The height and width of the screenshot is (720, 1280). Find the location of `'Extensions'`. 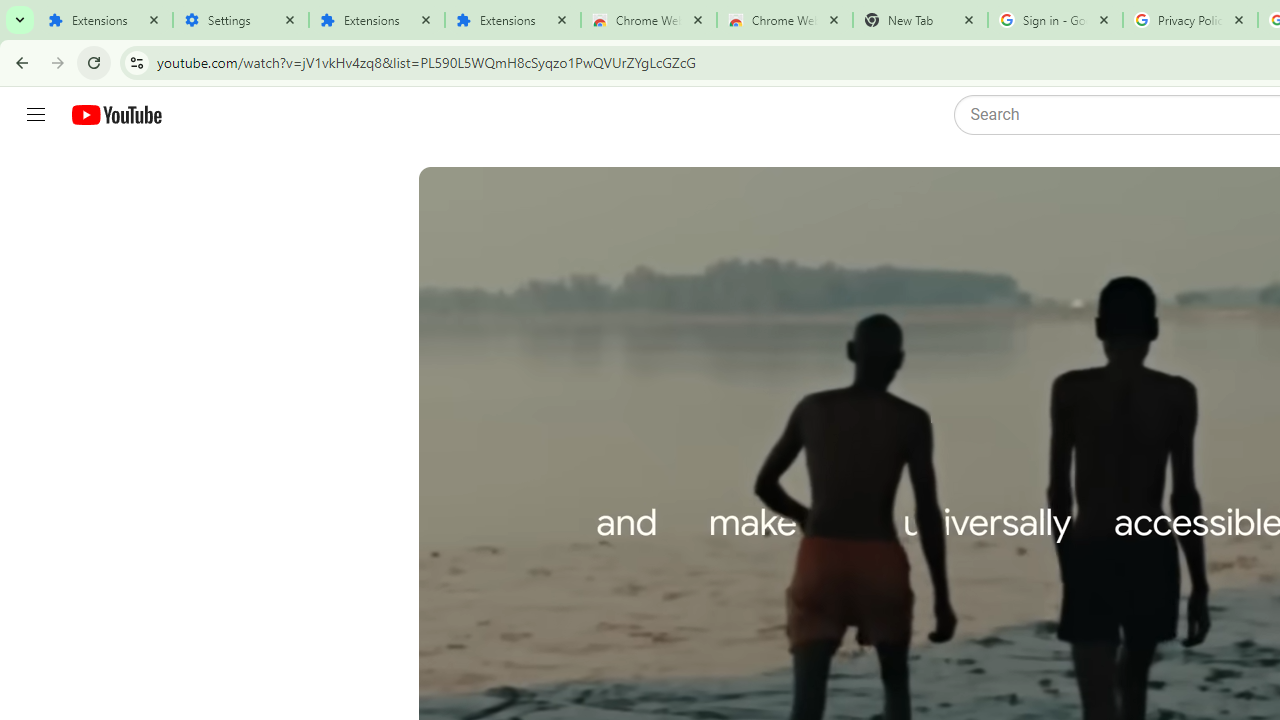

'Extensions' is located at coordinates (103, 20).